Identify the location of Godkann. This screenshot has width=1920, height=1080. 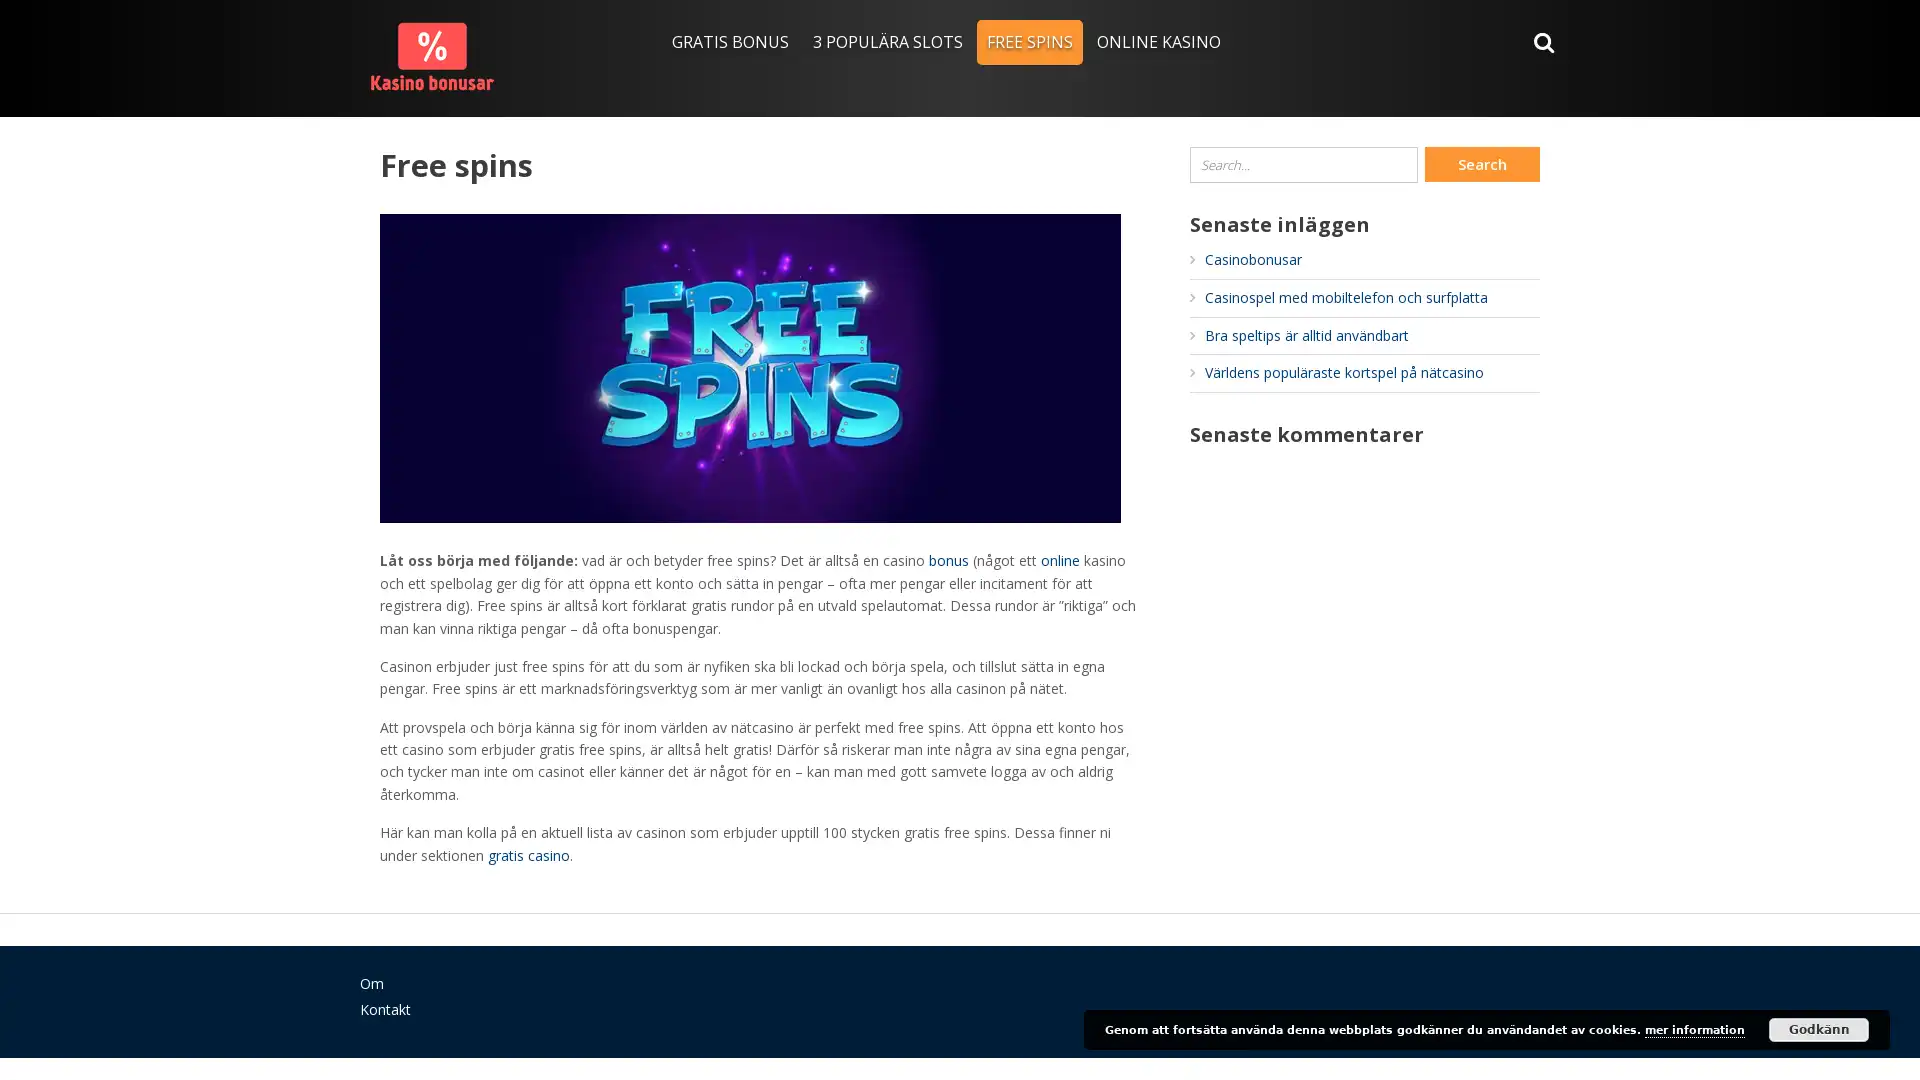
(1819, 1029).